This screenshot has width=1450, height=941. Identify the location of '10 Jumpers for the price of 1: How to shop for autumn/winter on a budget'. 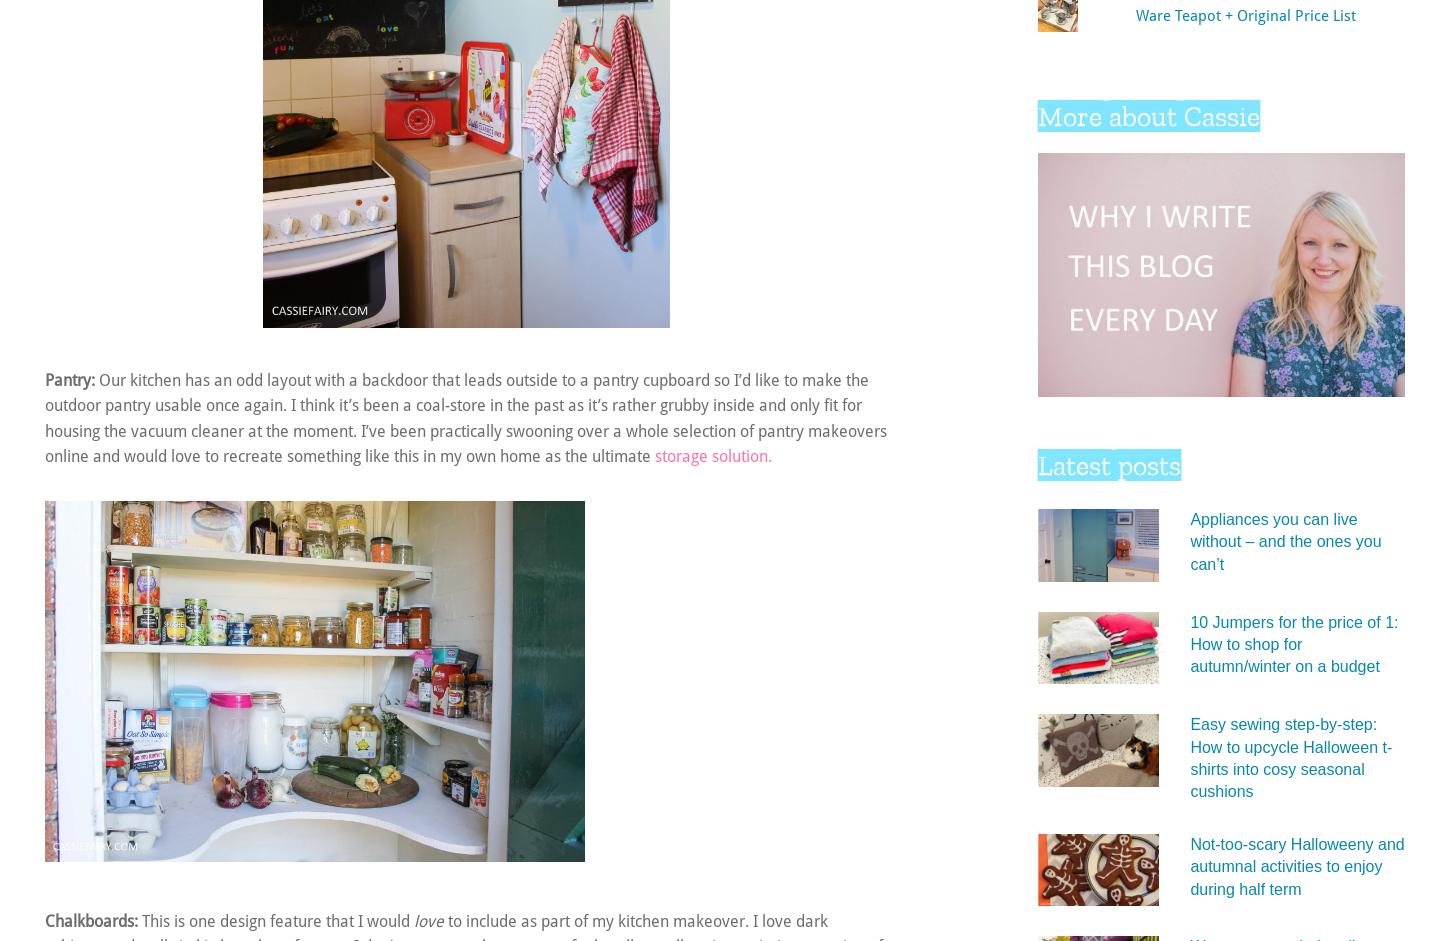
(1293, 643).